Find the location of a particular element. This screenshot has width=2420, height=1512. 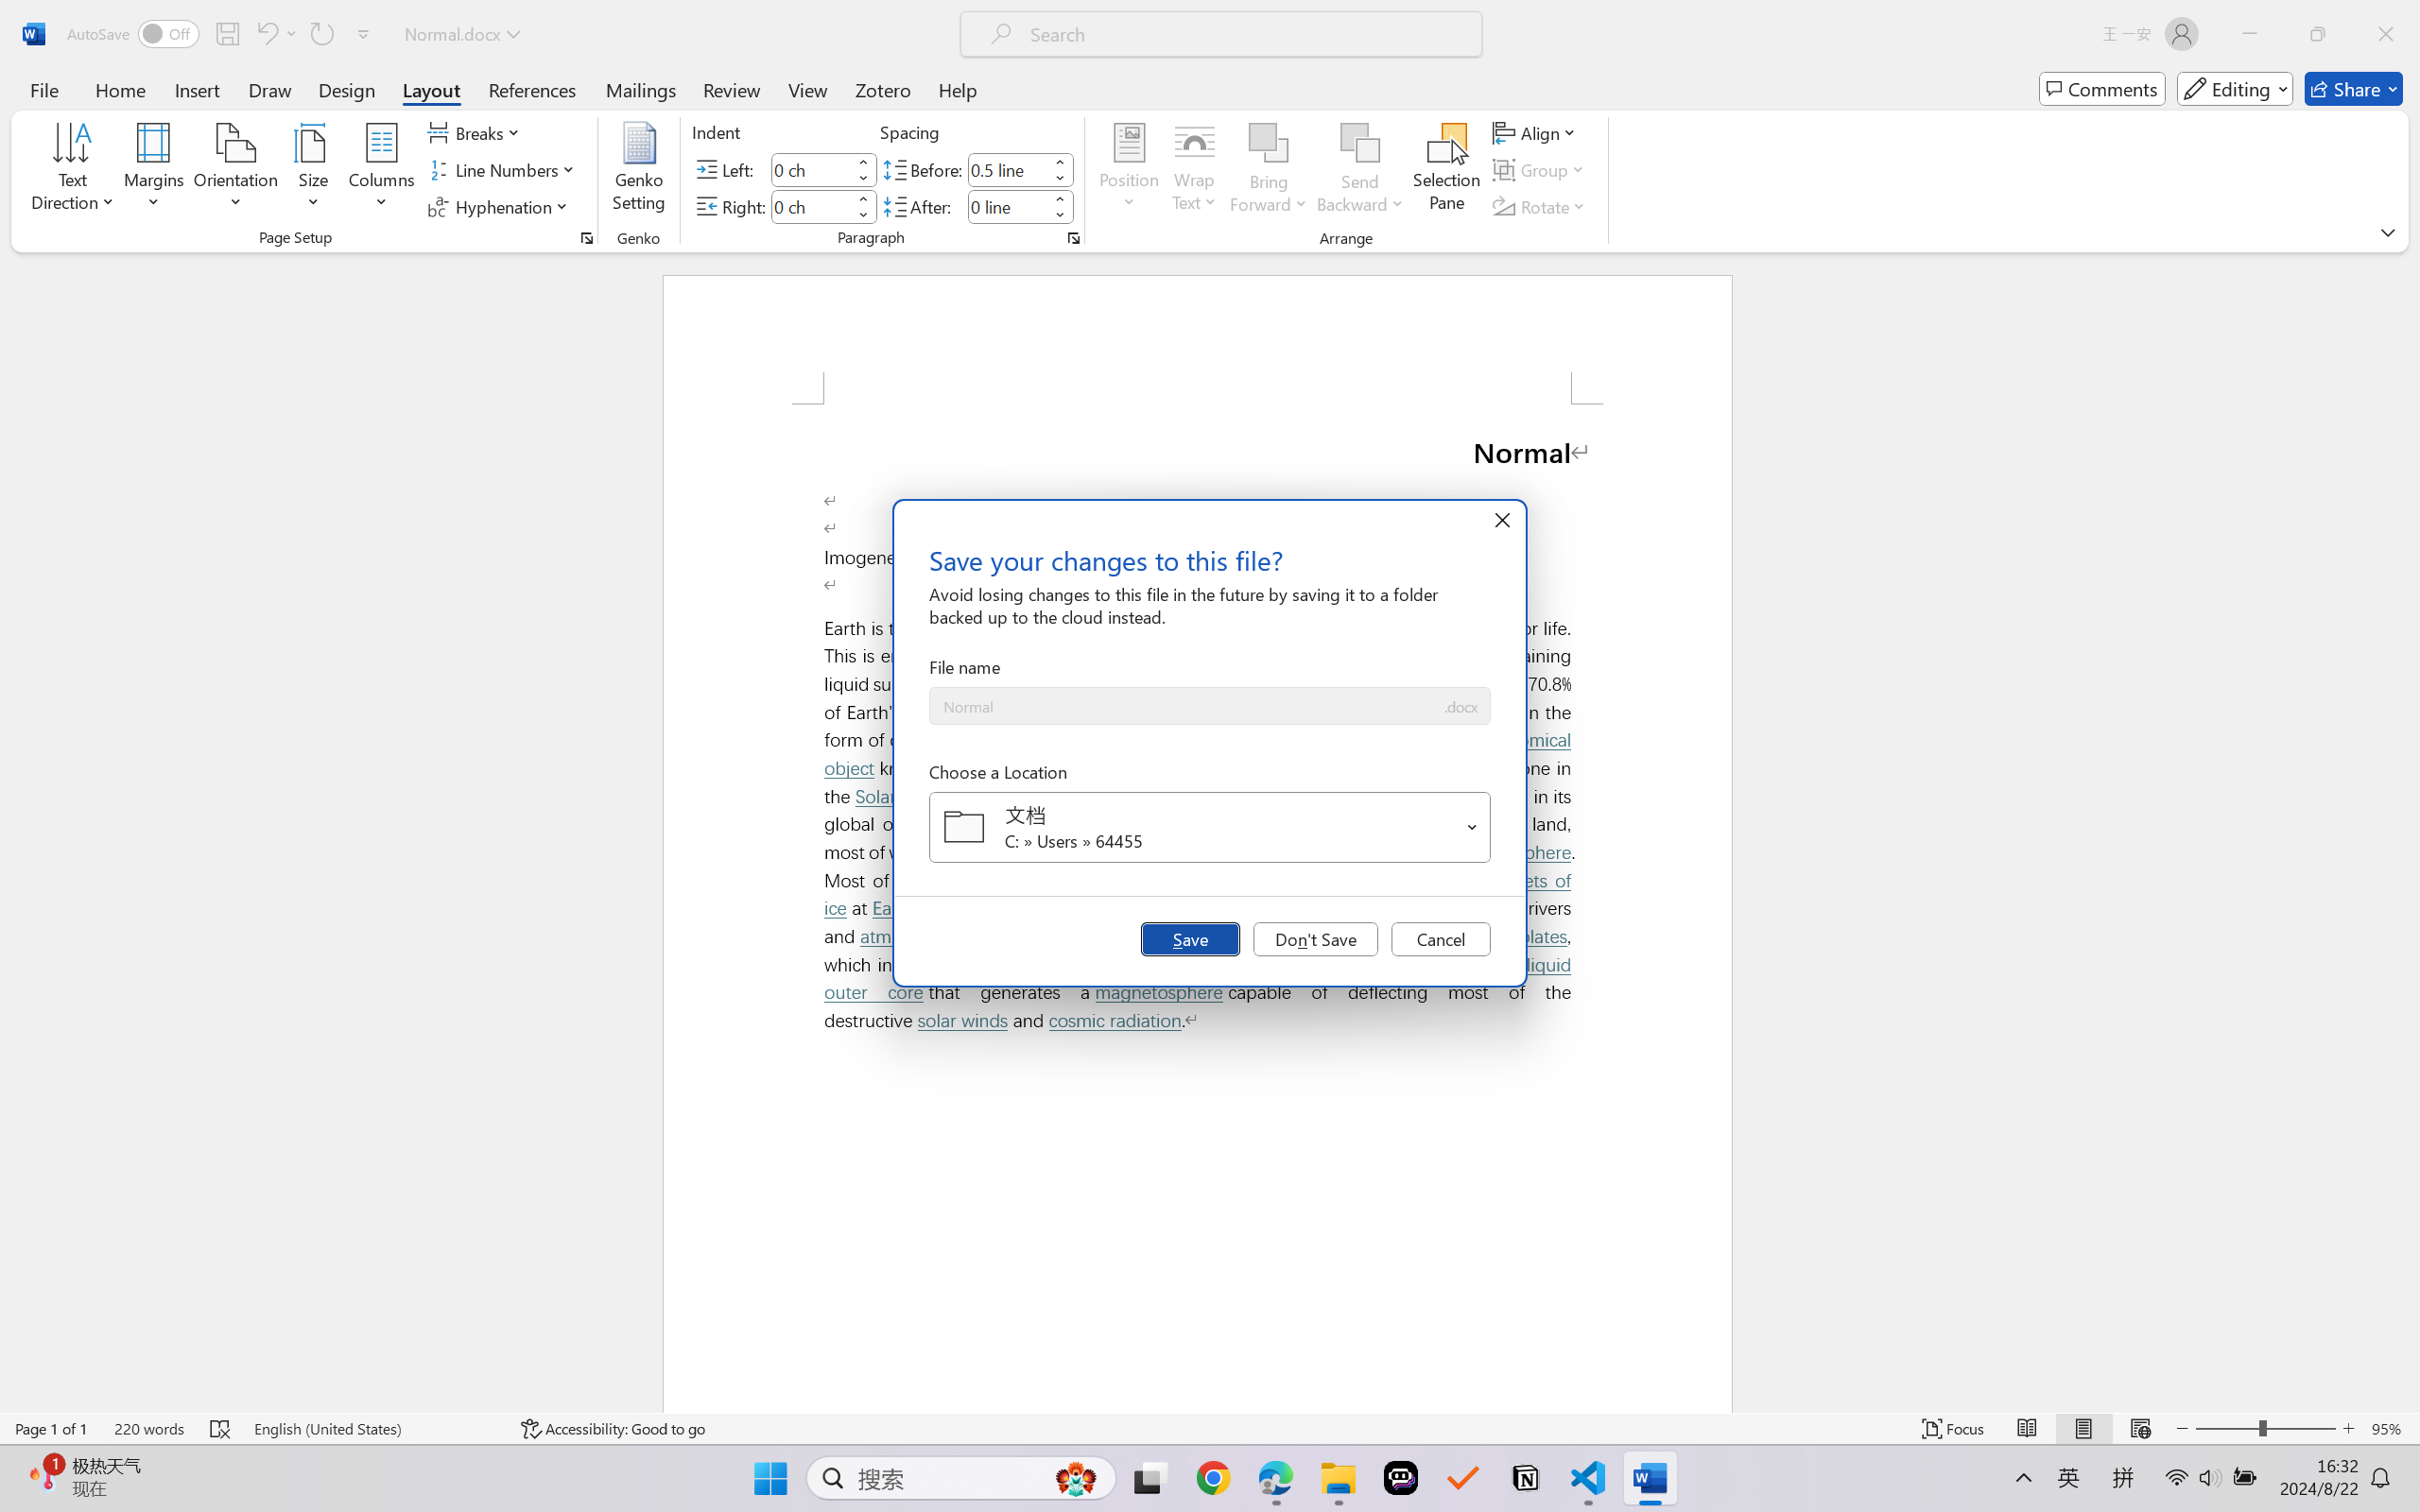

'Less' is located at coordinates (1059, 214).